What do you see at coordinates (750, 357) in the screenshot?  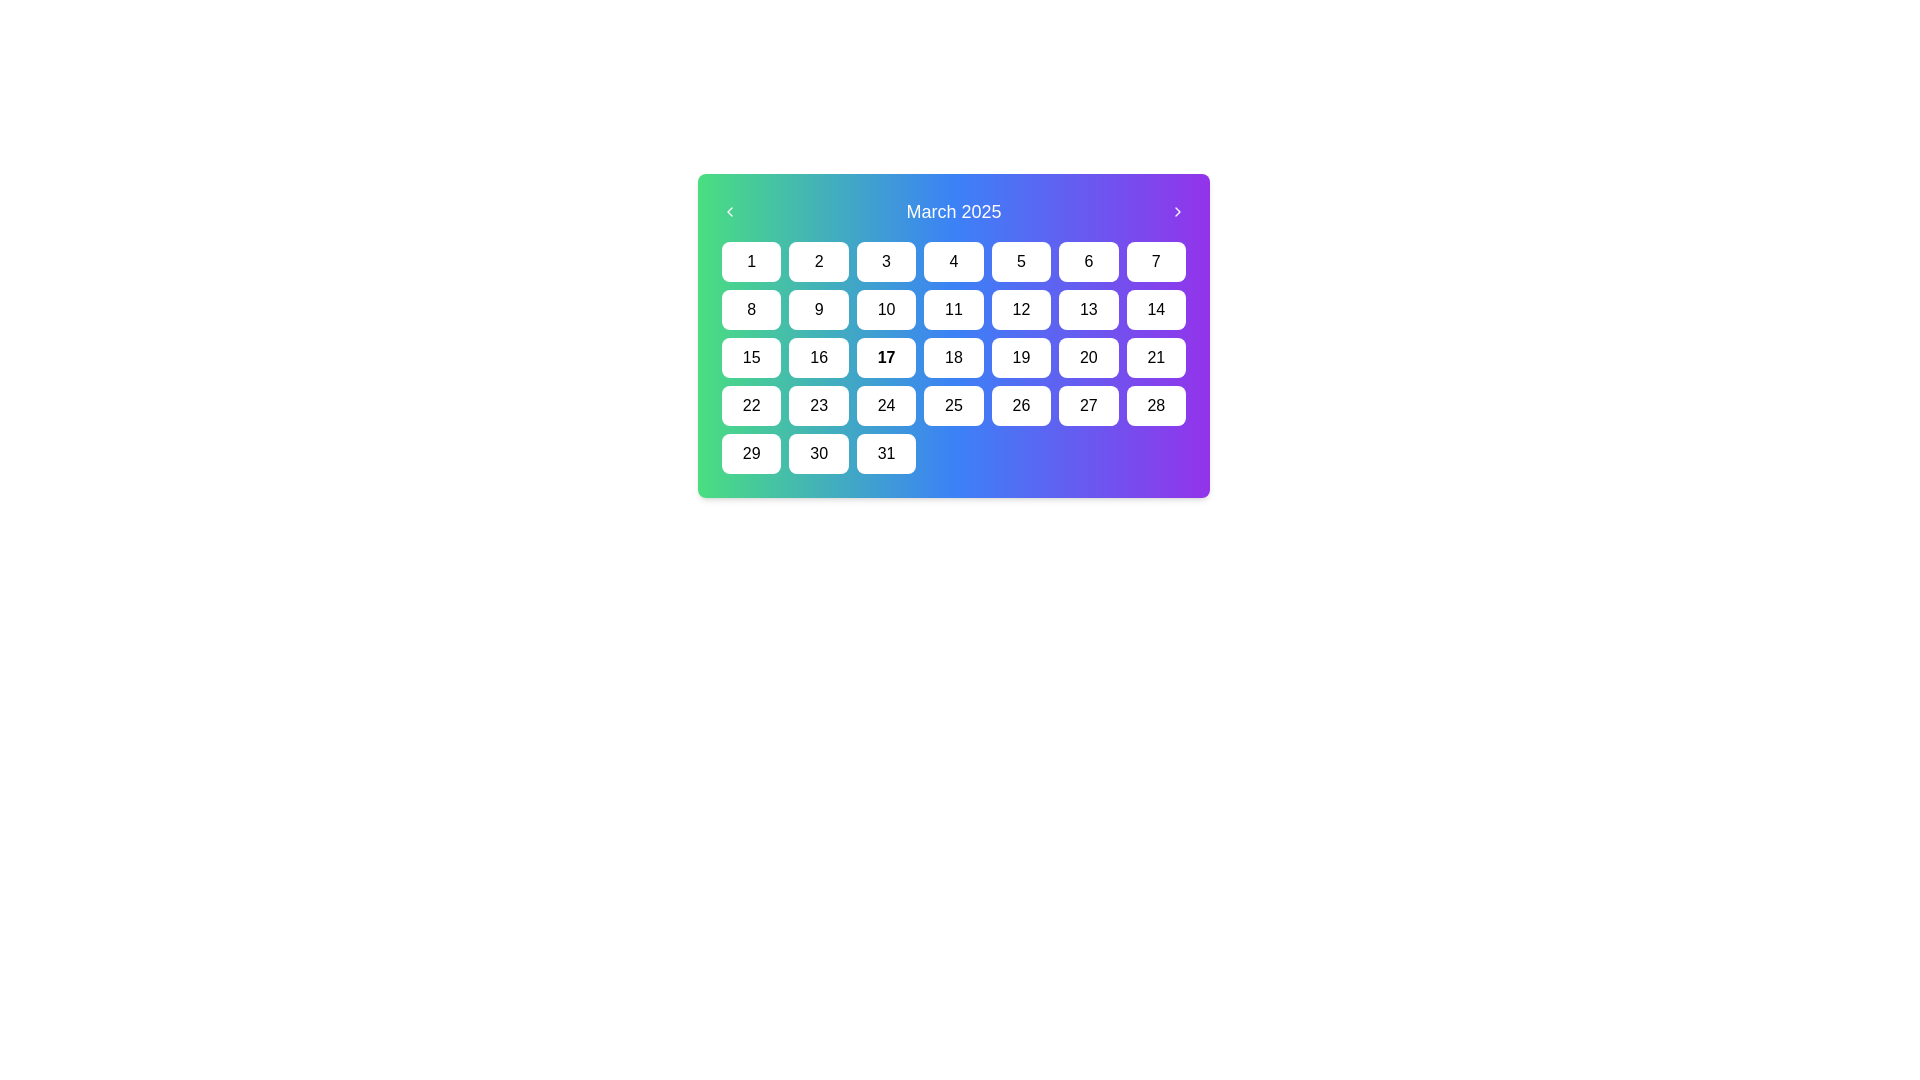 I see `the square-shaped button labeled '15' with a white background and black text` at bounding box center [750, 357].